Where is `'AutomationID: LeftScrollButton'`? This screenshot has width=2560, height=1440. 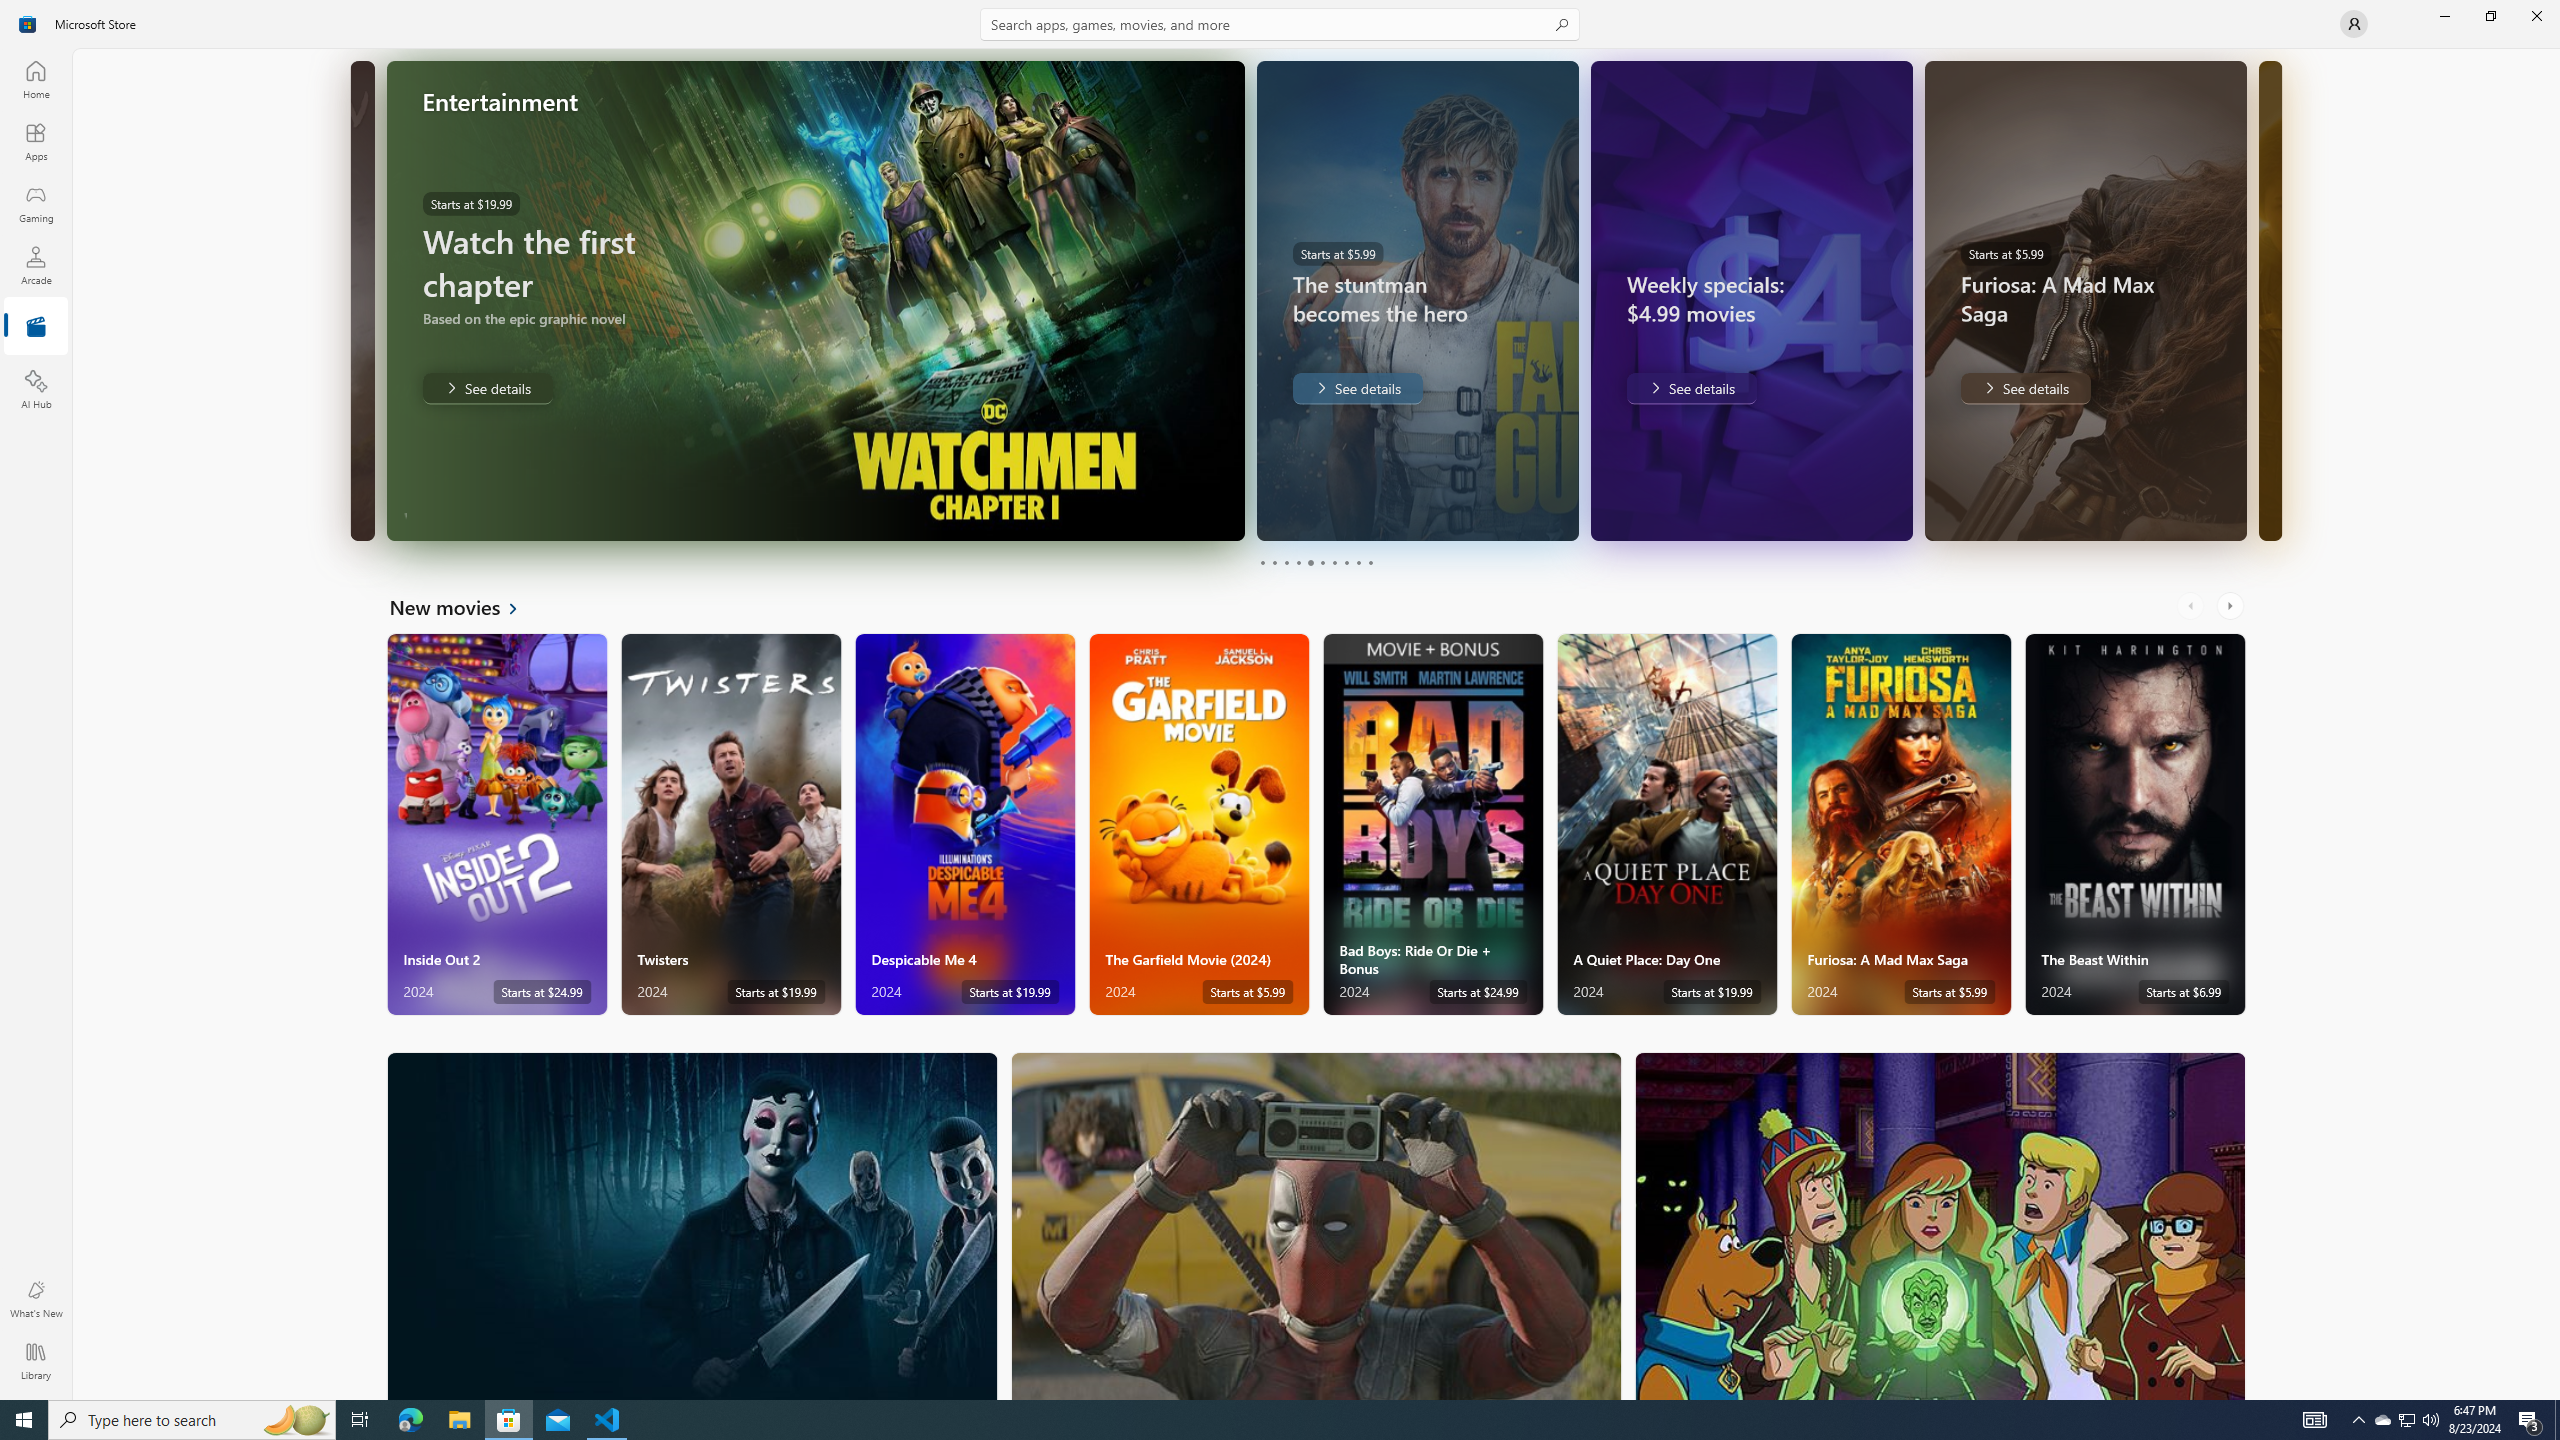 'AutomationID: LeftScrollButton' is located at coordinates (2192, 605).